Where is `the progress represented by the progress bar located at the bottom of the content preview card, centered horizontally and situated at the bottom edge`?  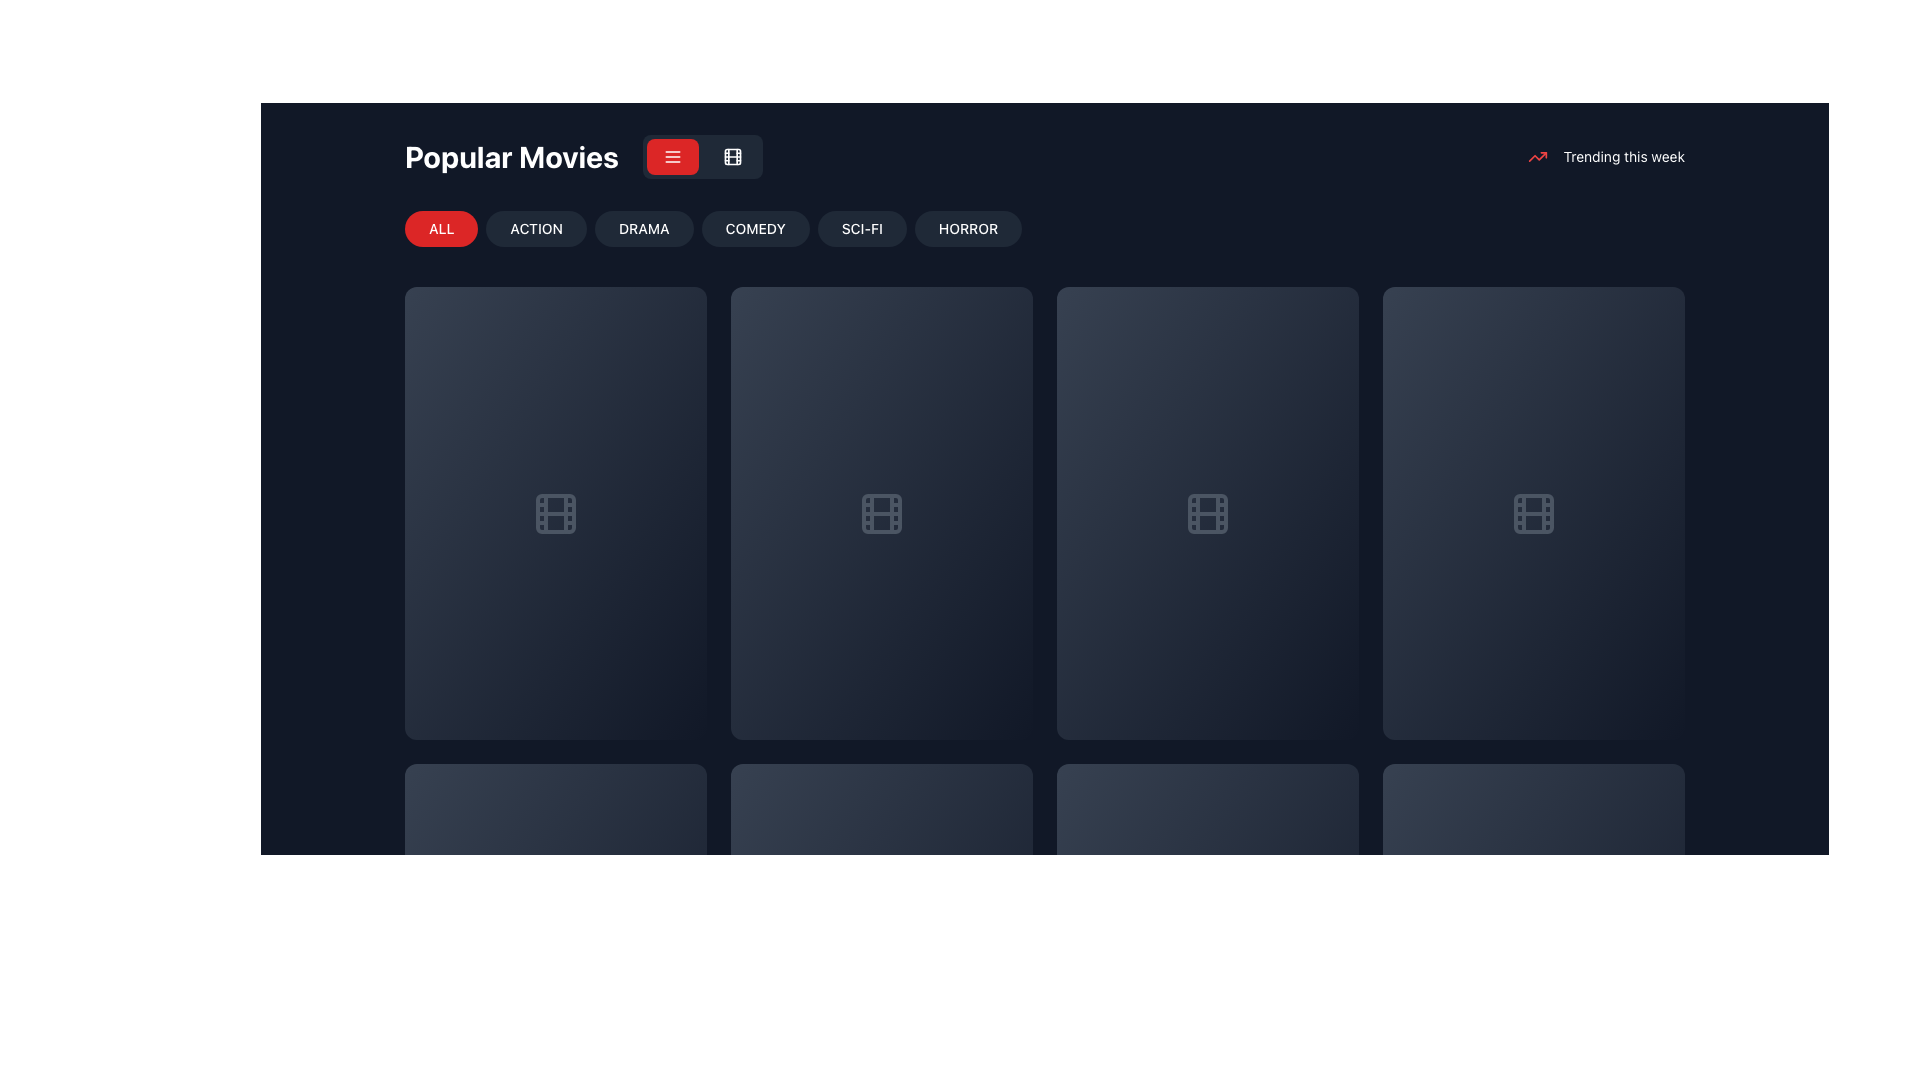 the progress represented by the progress bar located at the bottom of the content preview card, centered horizontally and situated at the bottom edge is located at coordinates (556, 721).